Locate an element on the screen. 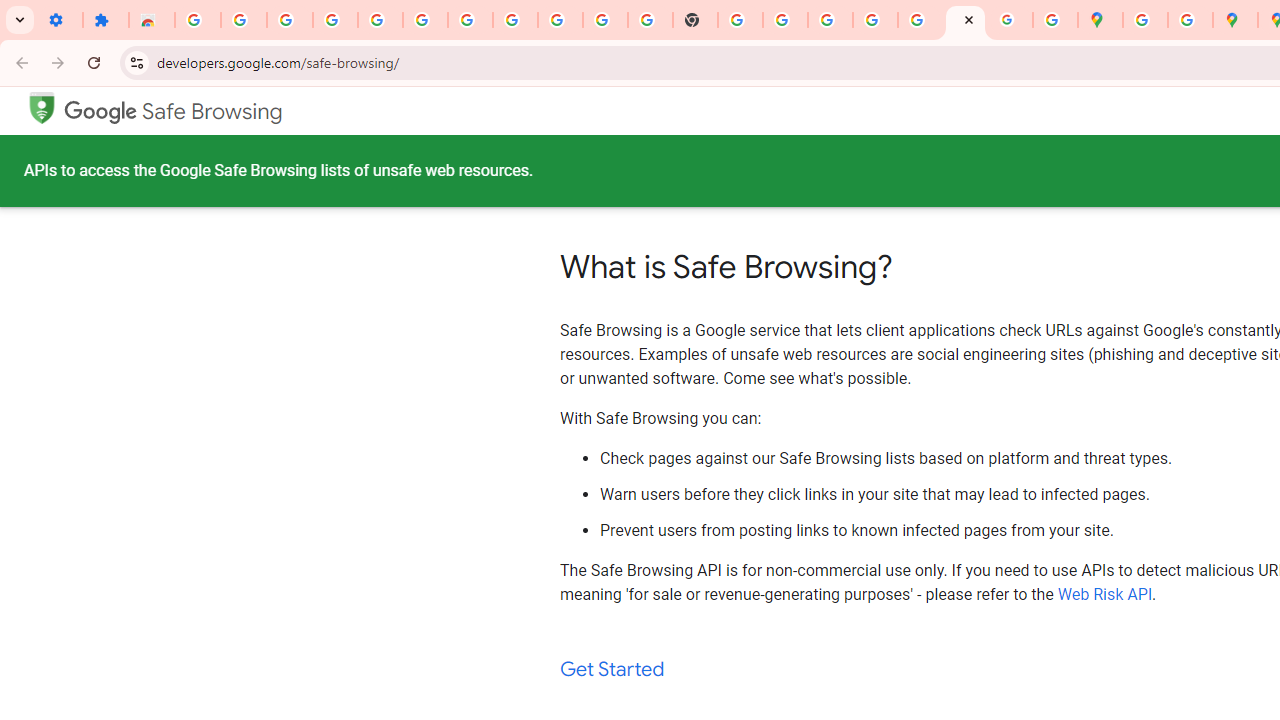 This screenshot has height=720, width=1280. 'Settings - On startup' is located at coordinates (60, 20).